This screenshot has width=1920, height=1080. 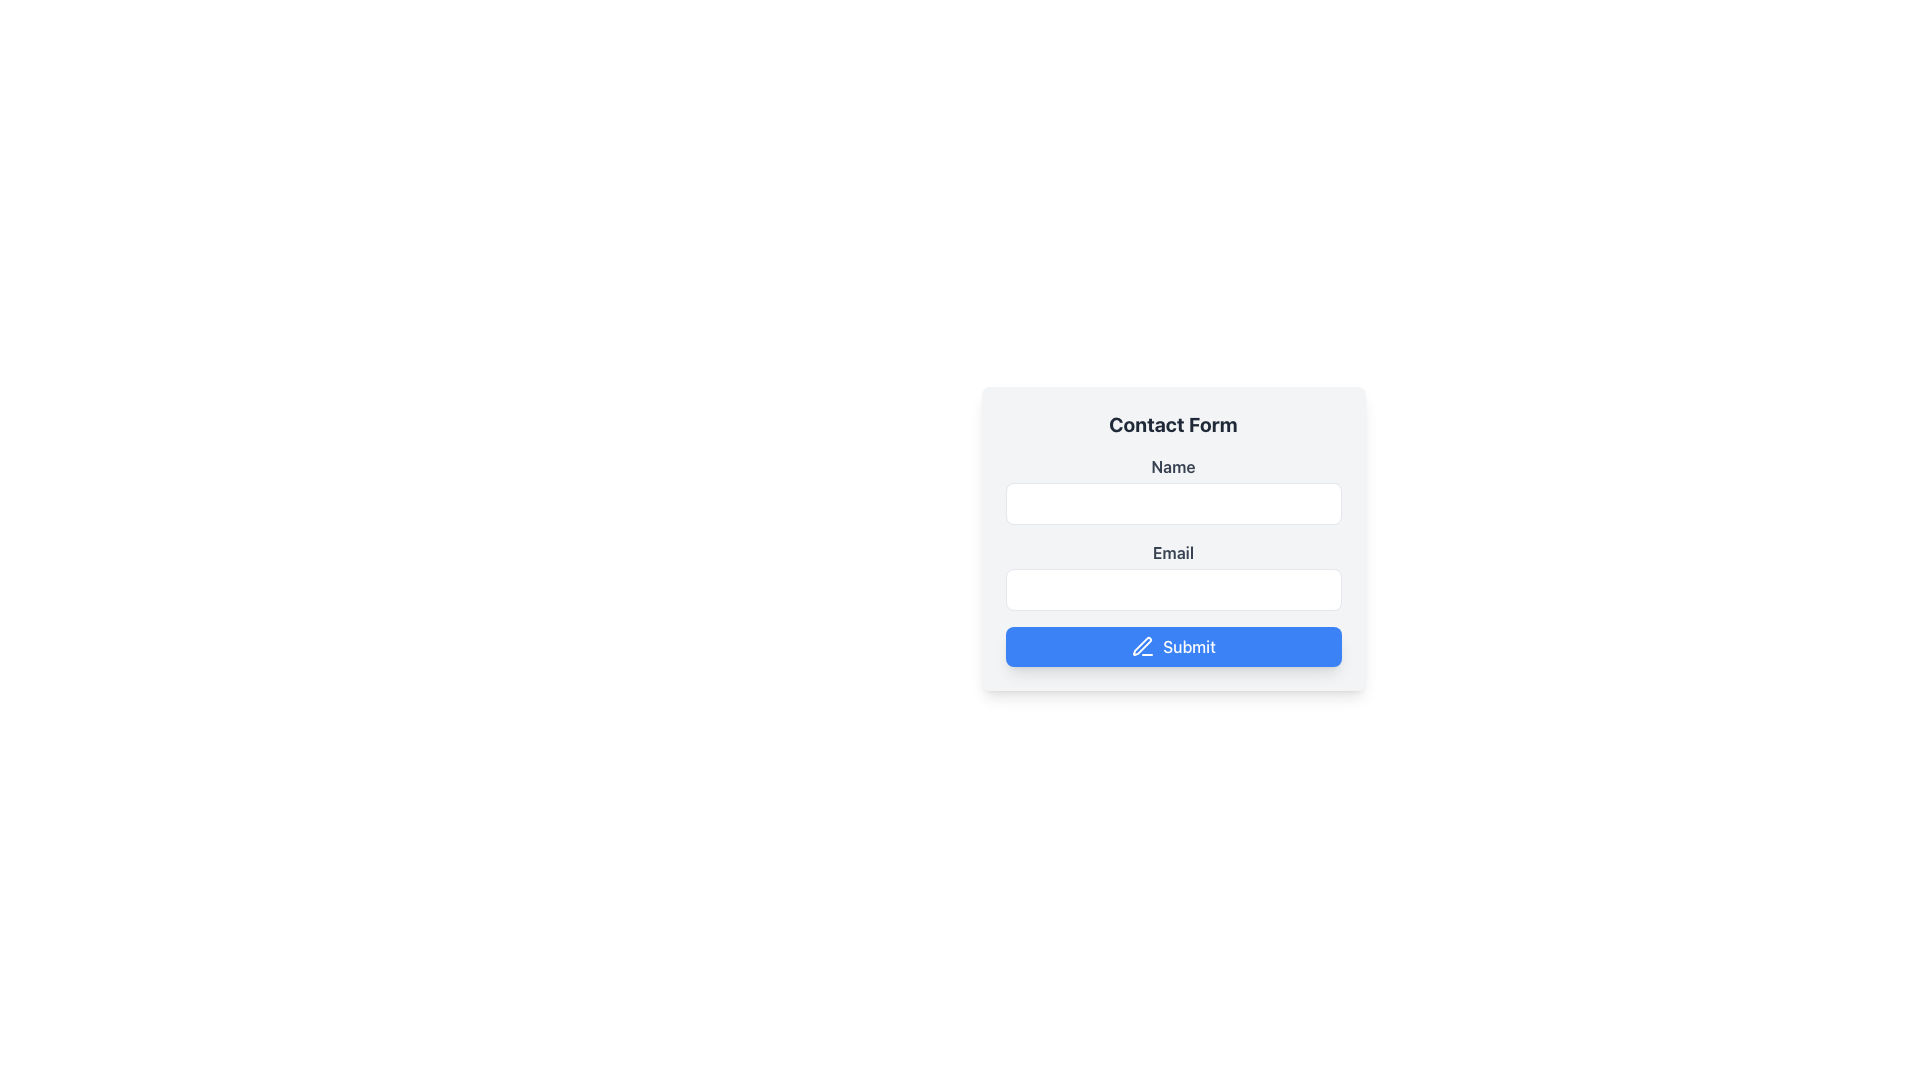 I want to click on the icon representing an editing or pen-related action located to the left of the 'Submit' button's label, so click(x=1143, y=647).